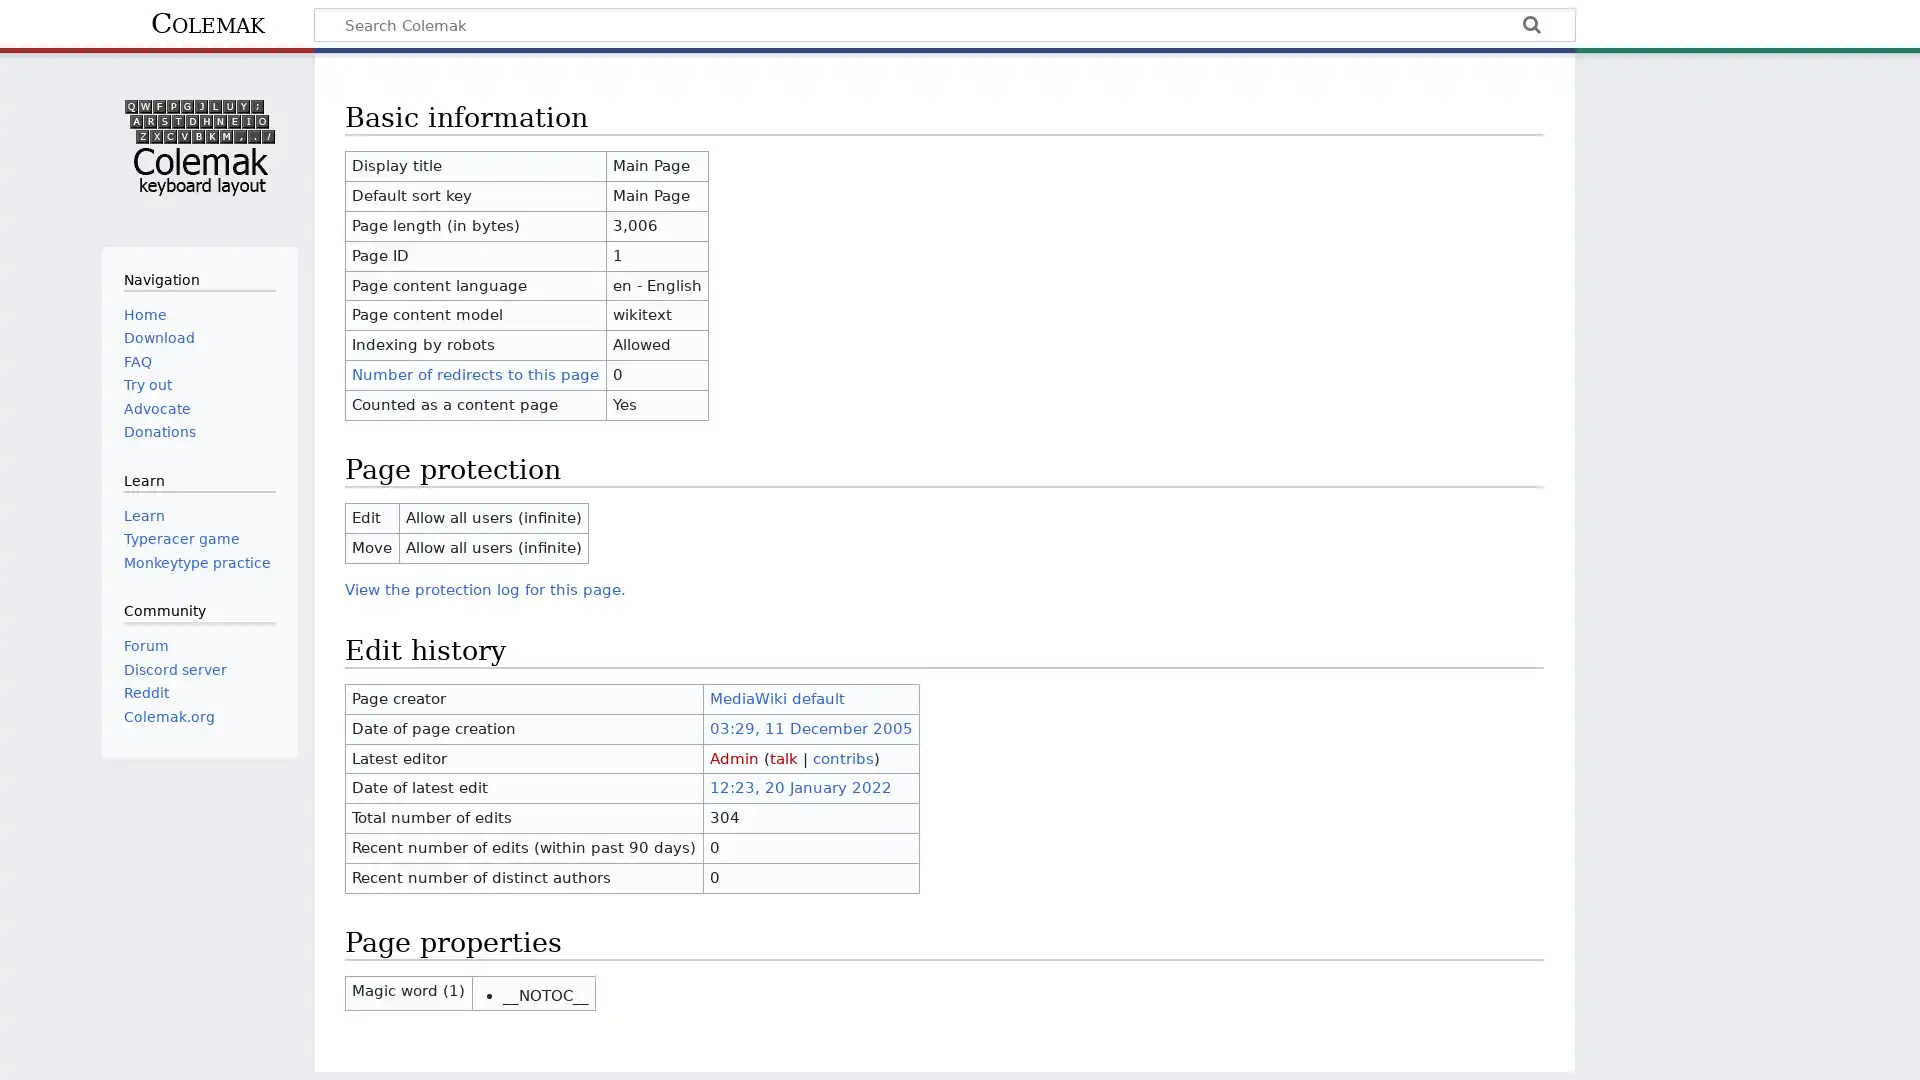 This screenshot has height=1080, width=1920. I want to click on Search, so click(1530, 27).